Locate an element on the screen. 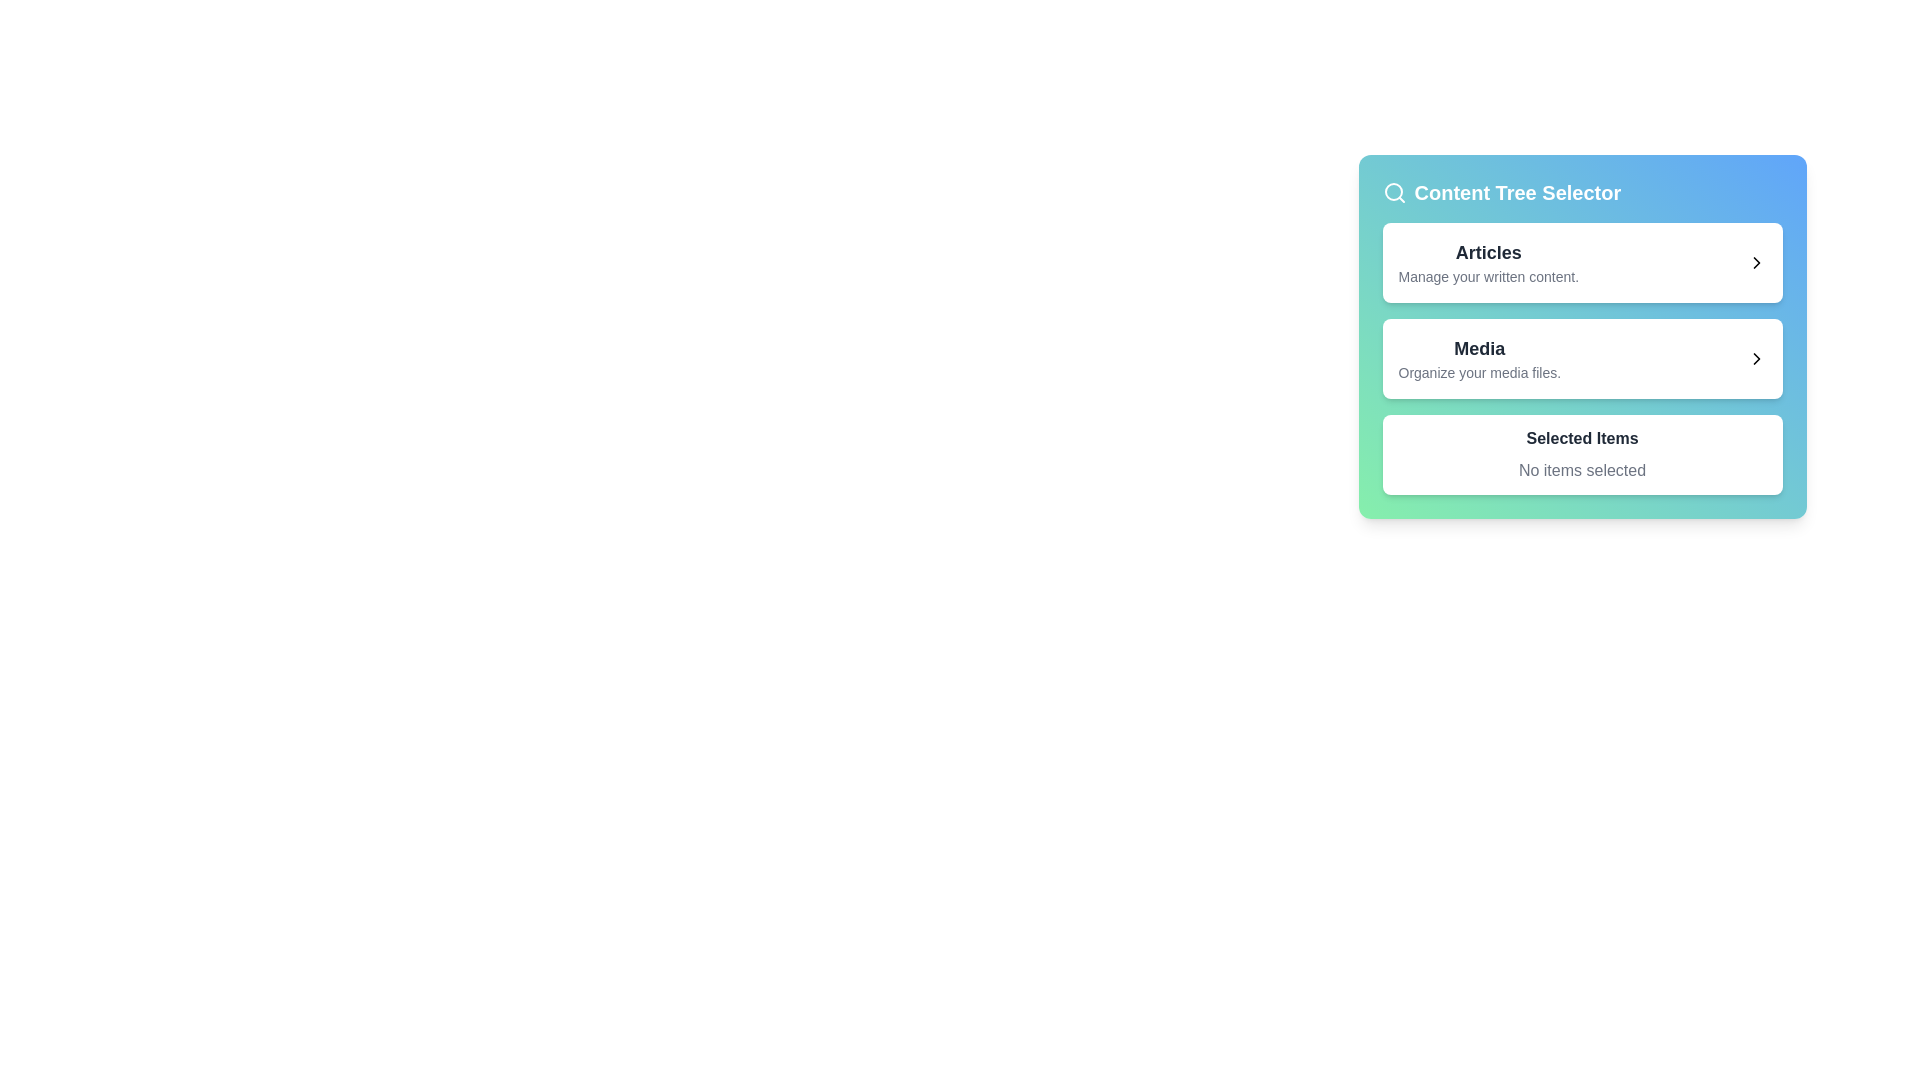 Image resolution: width=1920 pixels, height=1080 pixels. the rightward-pointing chevron icon located within the 'Media' navigation item of the 'Content Tree Selector' is located at coordinates (1755, 357).